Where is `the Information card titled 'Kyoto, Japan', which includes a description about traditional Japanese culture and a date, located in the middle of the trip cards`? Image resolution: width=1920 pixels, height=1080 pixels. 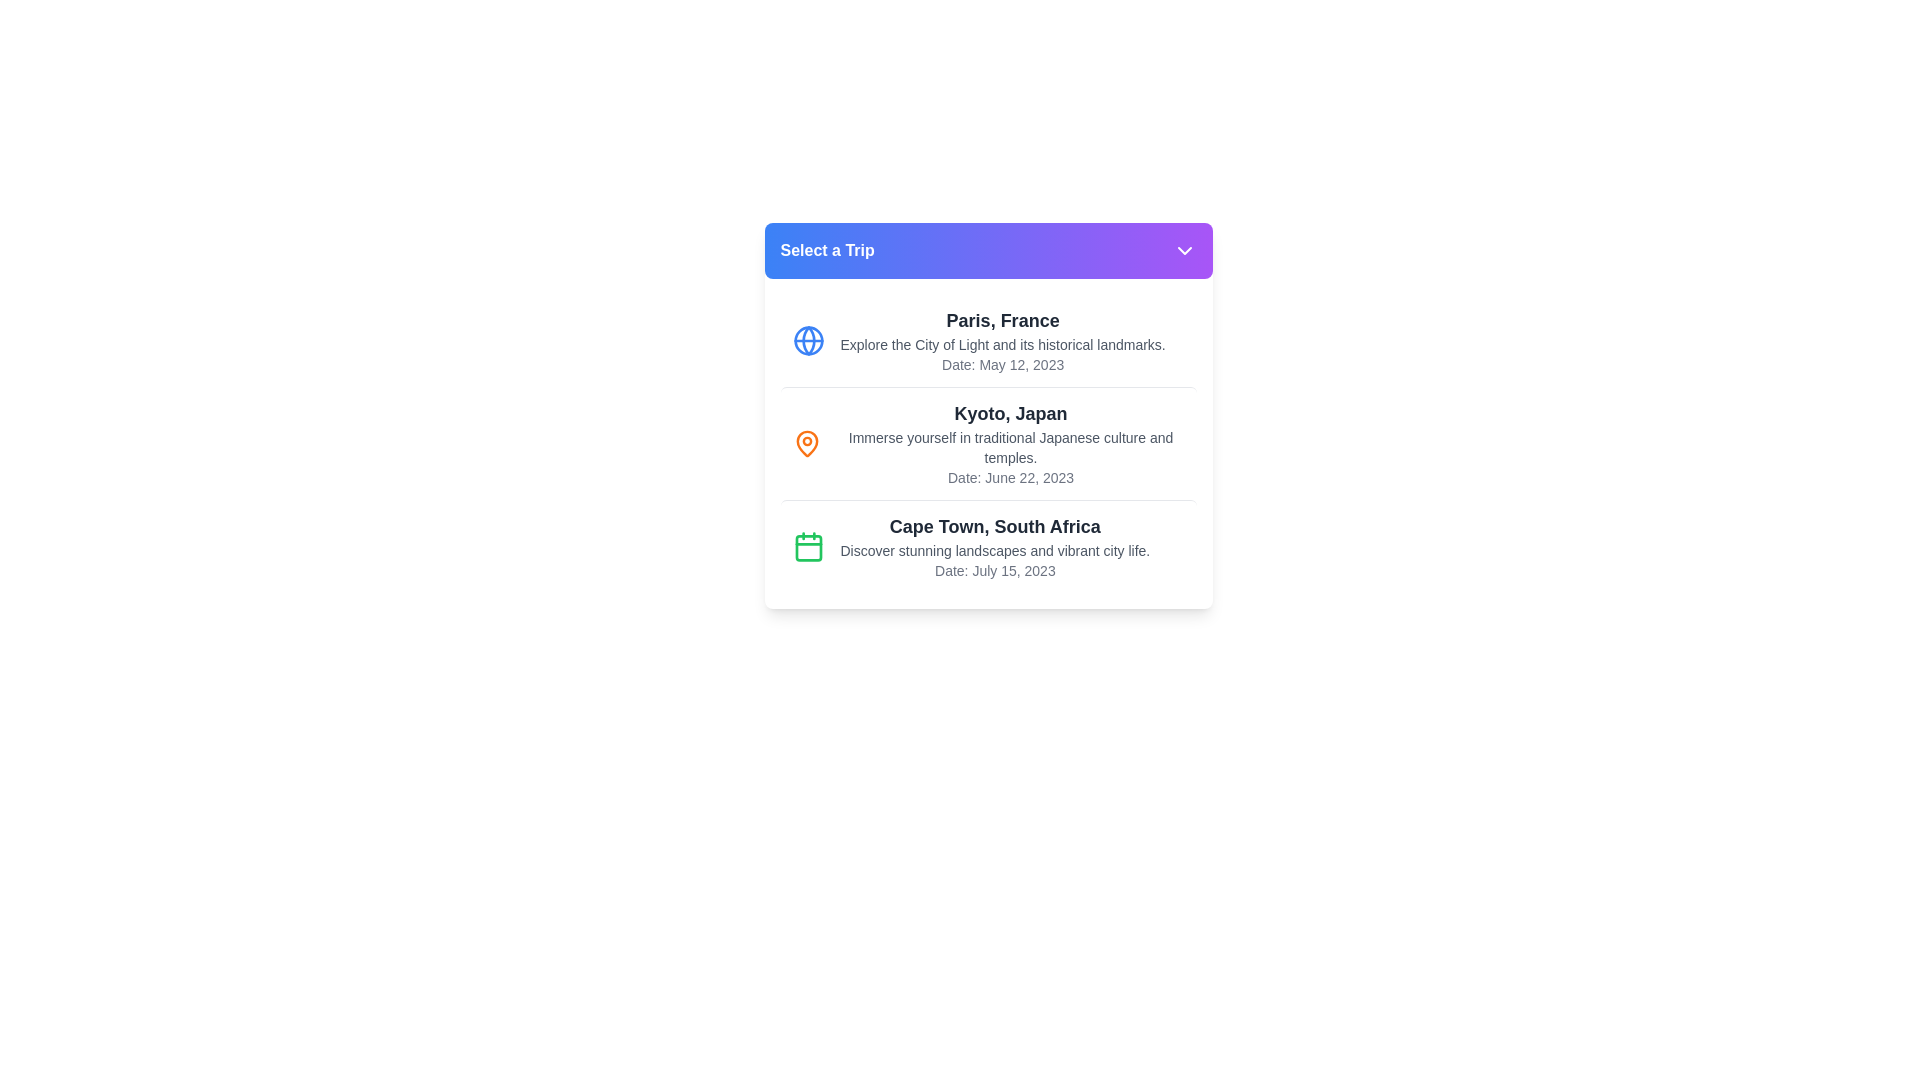
the Information card titled 'Kyoto, Japan', which includes a description about traditional Japanese culture and a date, located in the middle of the trip cards is located at coordinates (1011, 442).